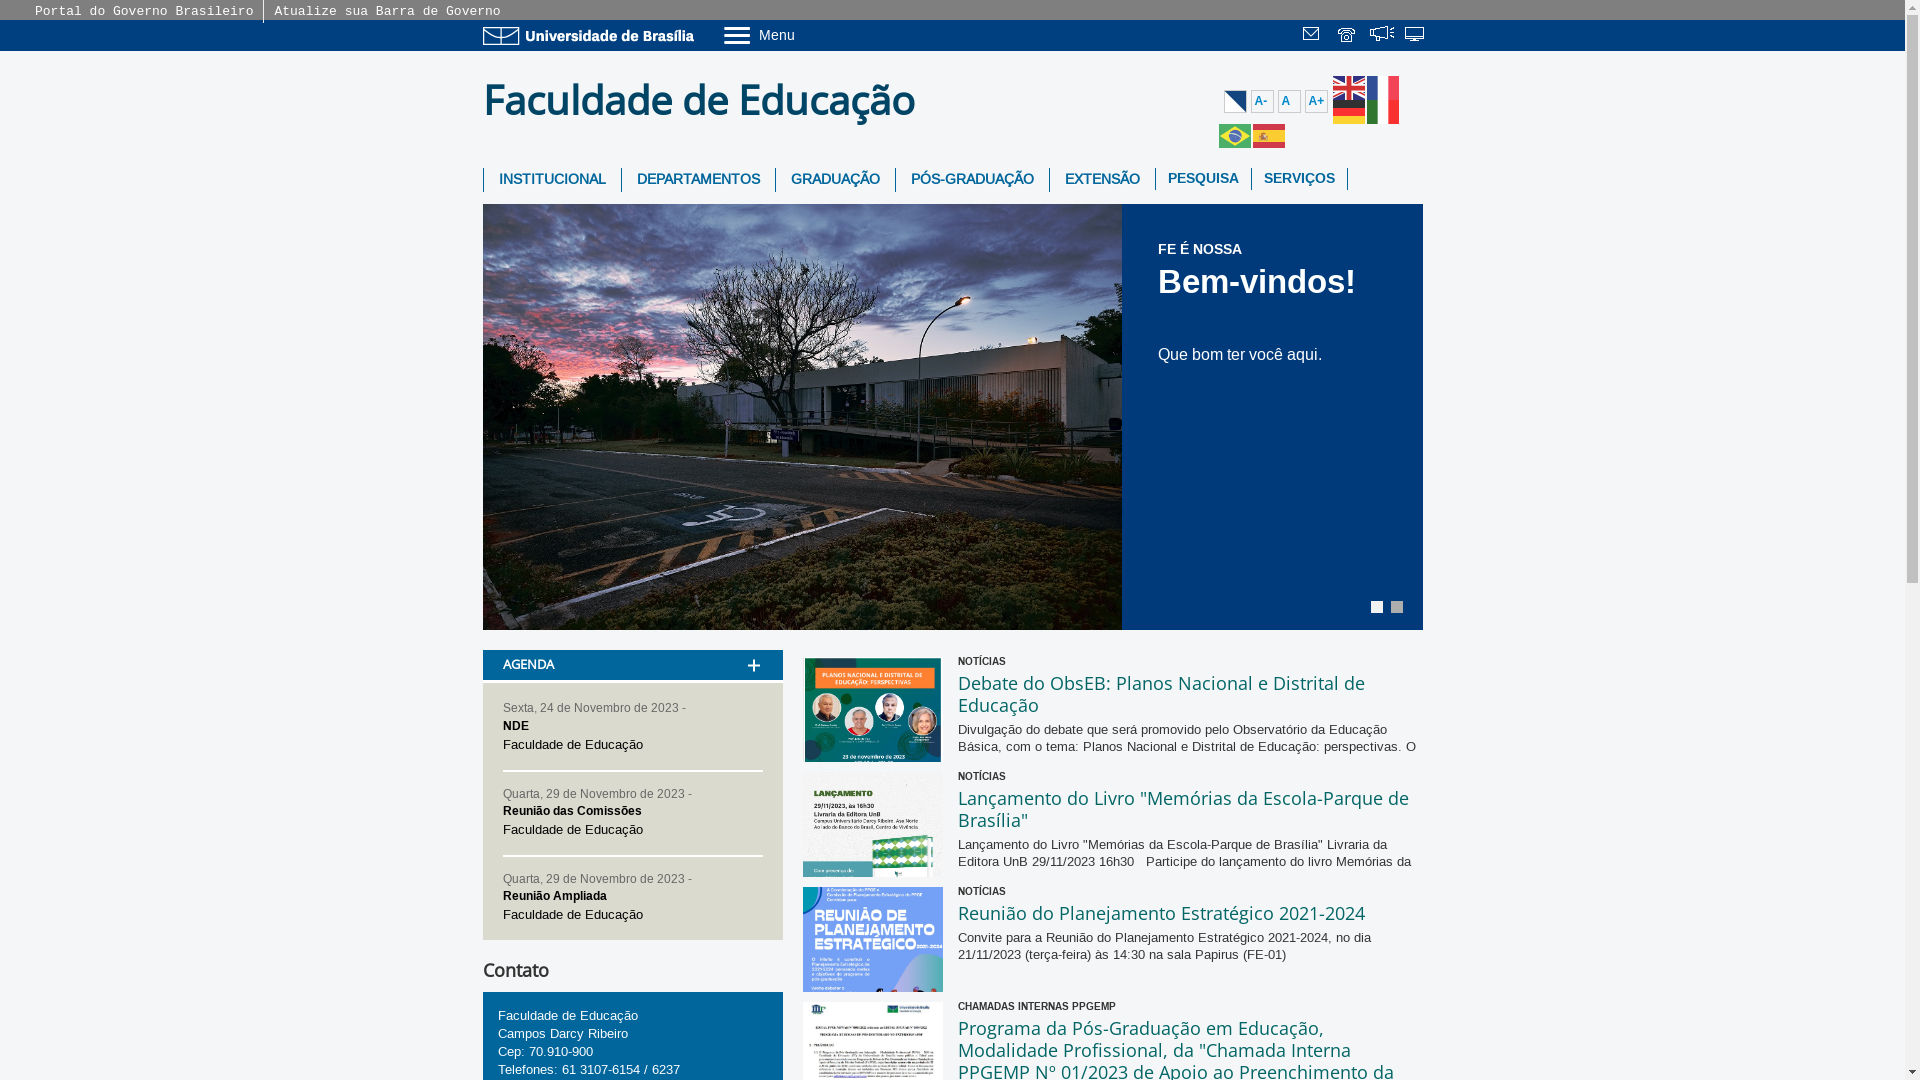 The height and width of the screenshot is (1080, 1920). What do you see at coordinates (502, 725) in the screenshot?
I see `'NDE'` at bounding box center [502, 725].